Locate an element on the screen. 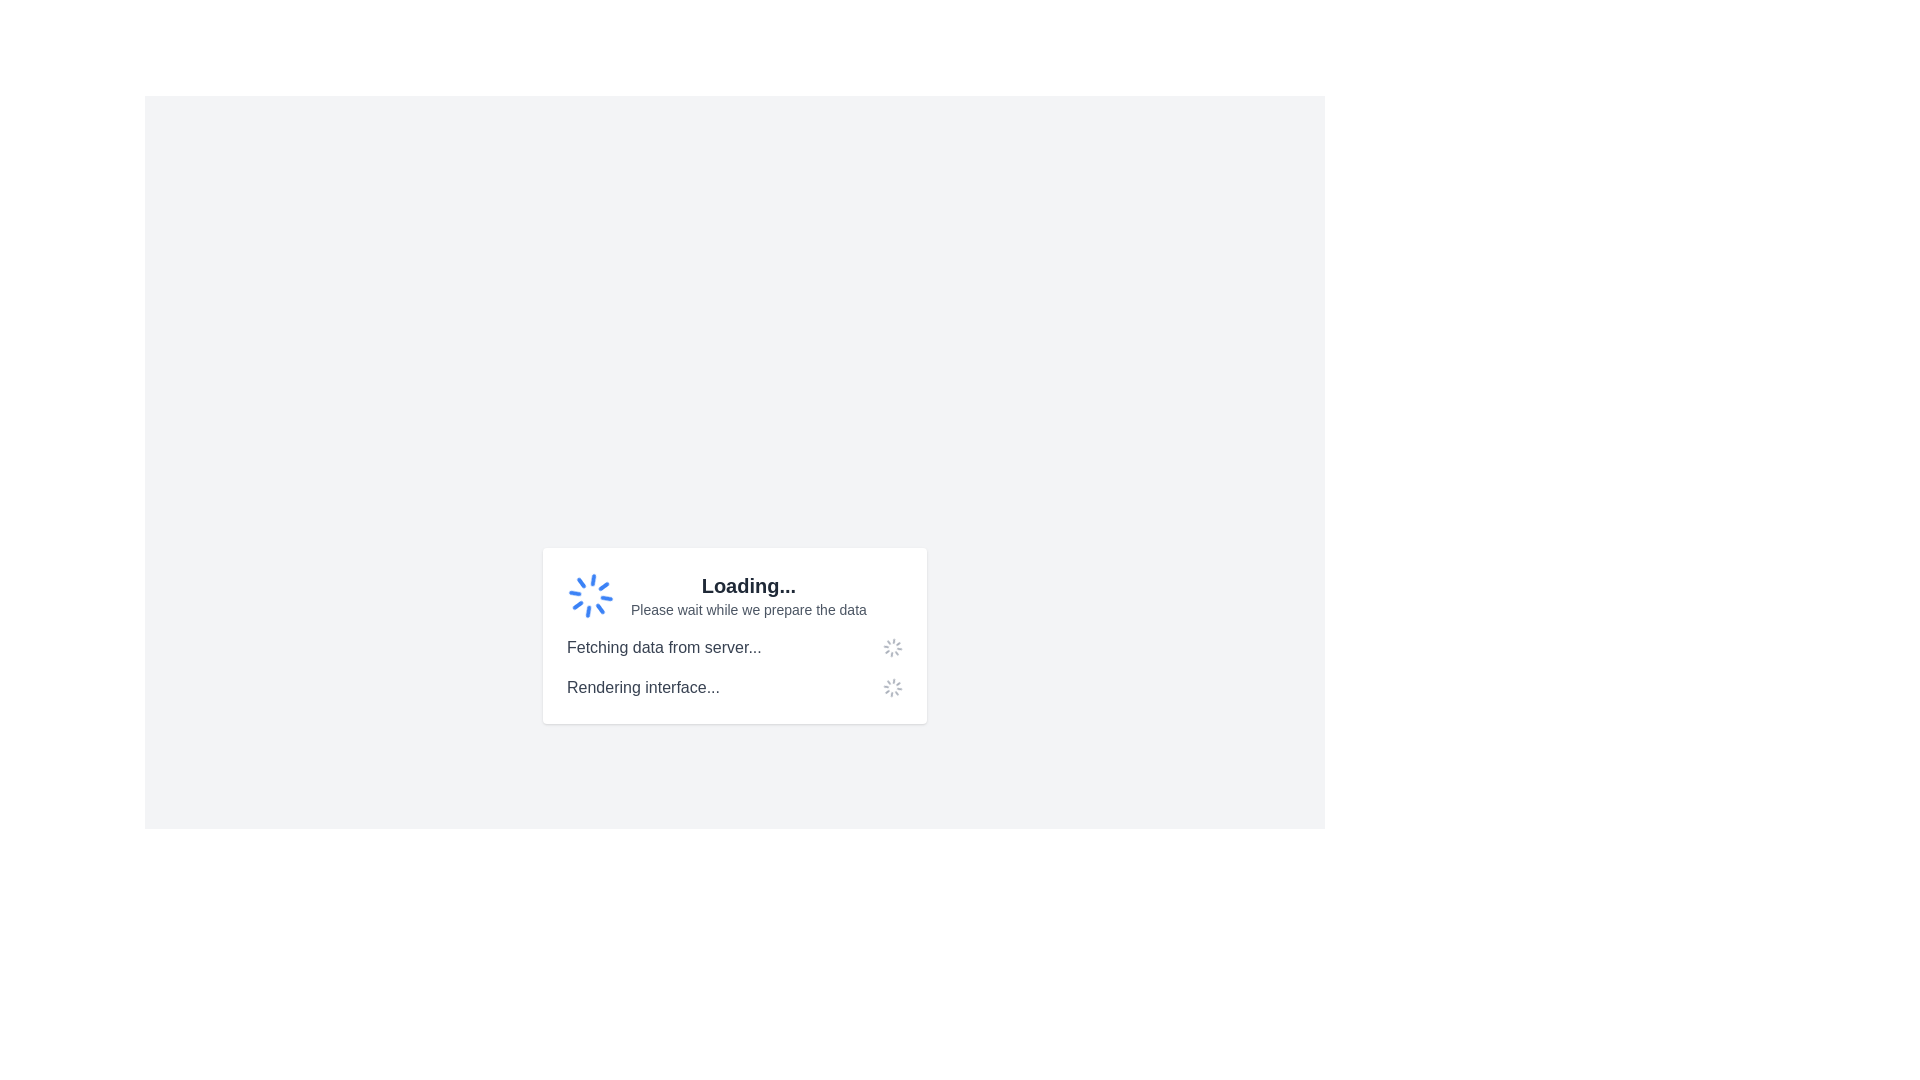 The height and width of the screenshot is (1080, 1920). the animation effect of the loading spinner located at the center bottom-right of the panel, adjacent to the text 'Rendering interface...' is located at coordinates (891, 686).